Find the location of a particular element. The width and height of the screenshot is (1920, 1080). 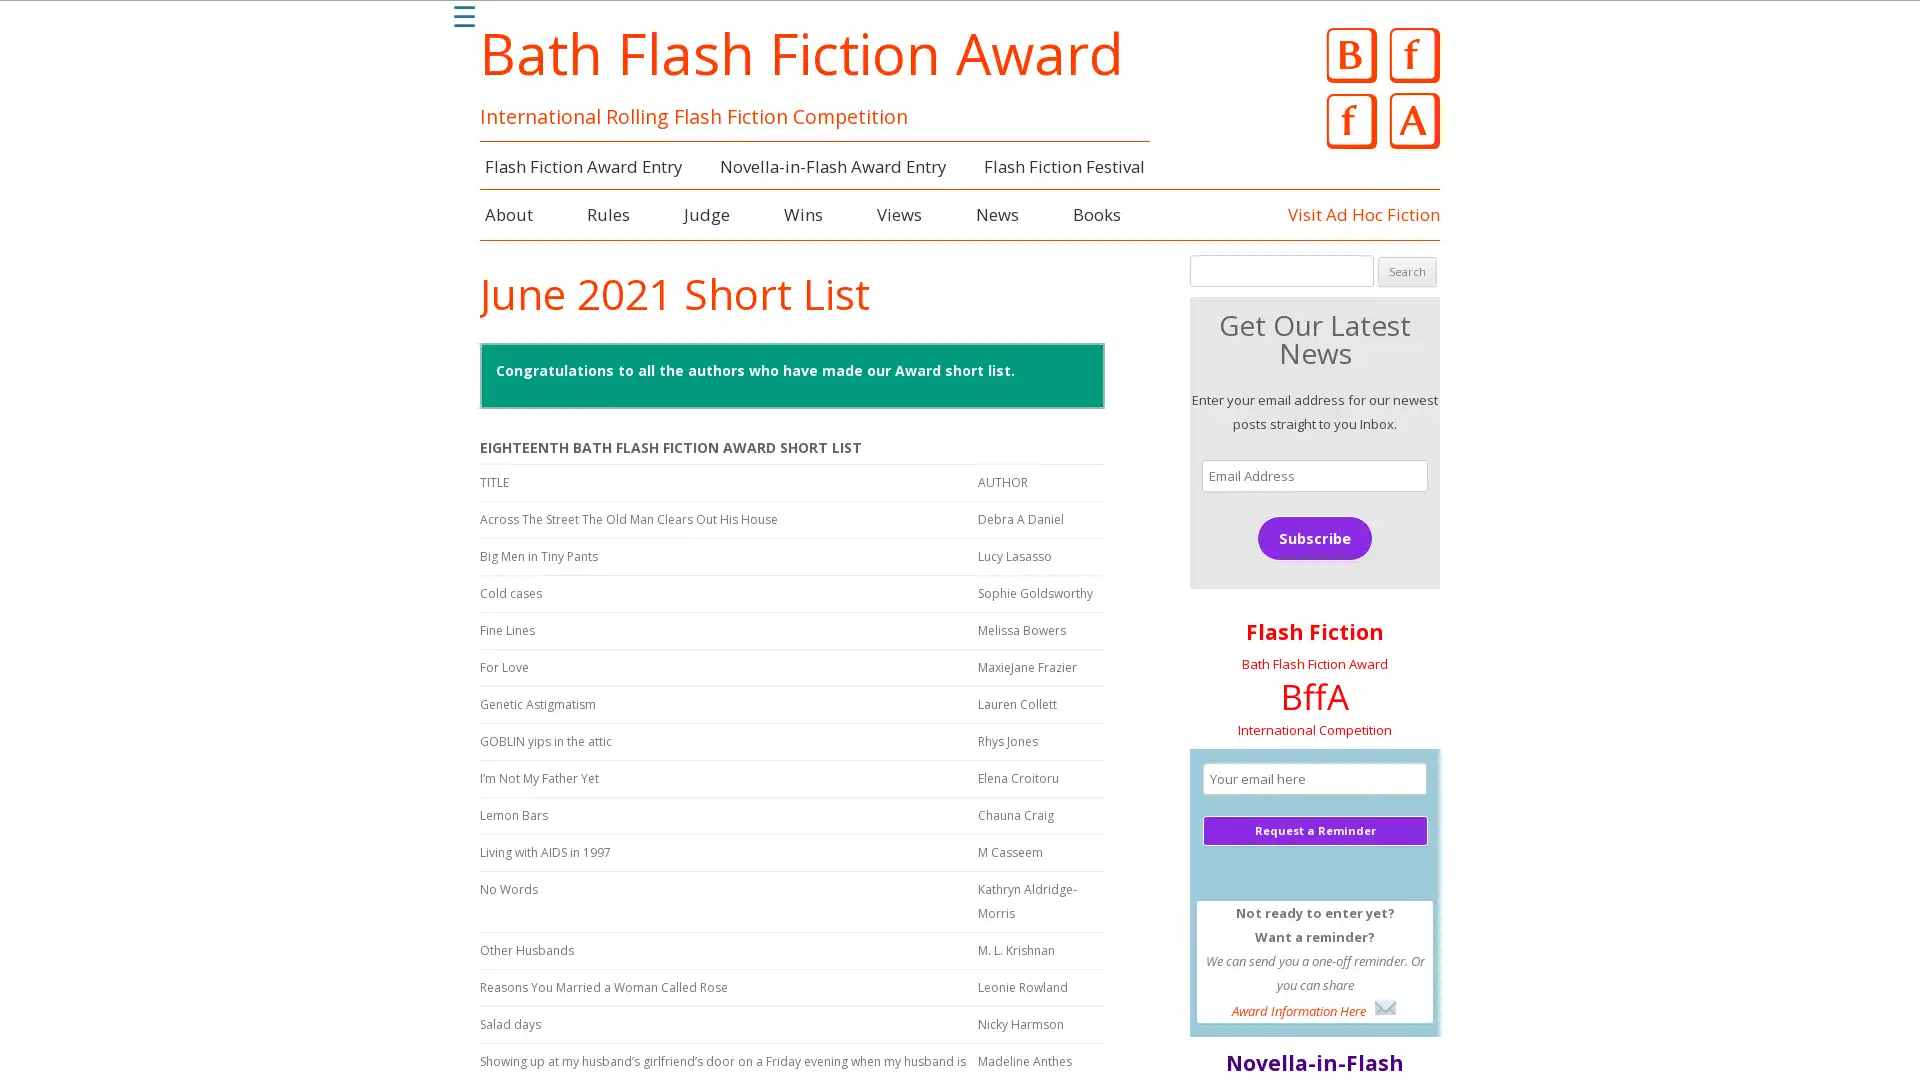

Subscribe is located at coordinates (1314, 536).